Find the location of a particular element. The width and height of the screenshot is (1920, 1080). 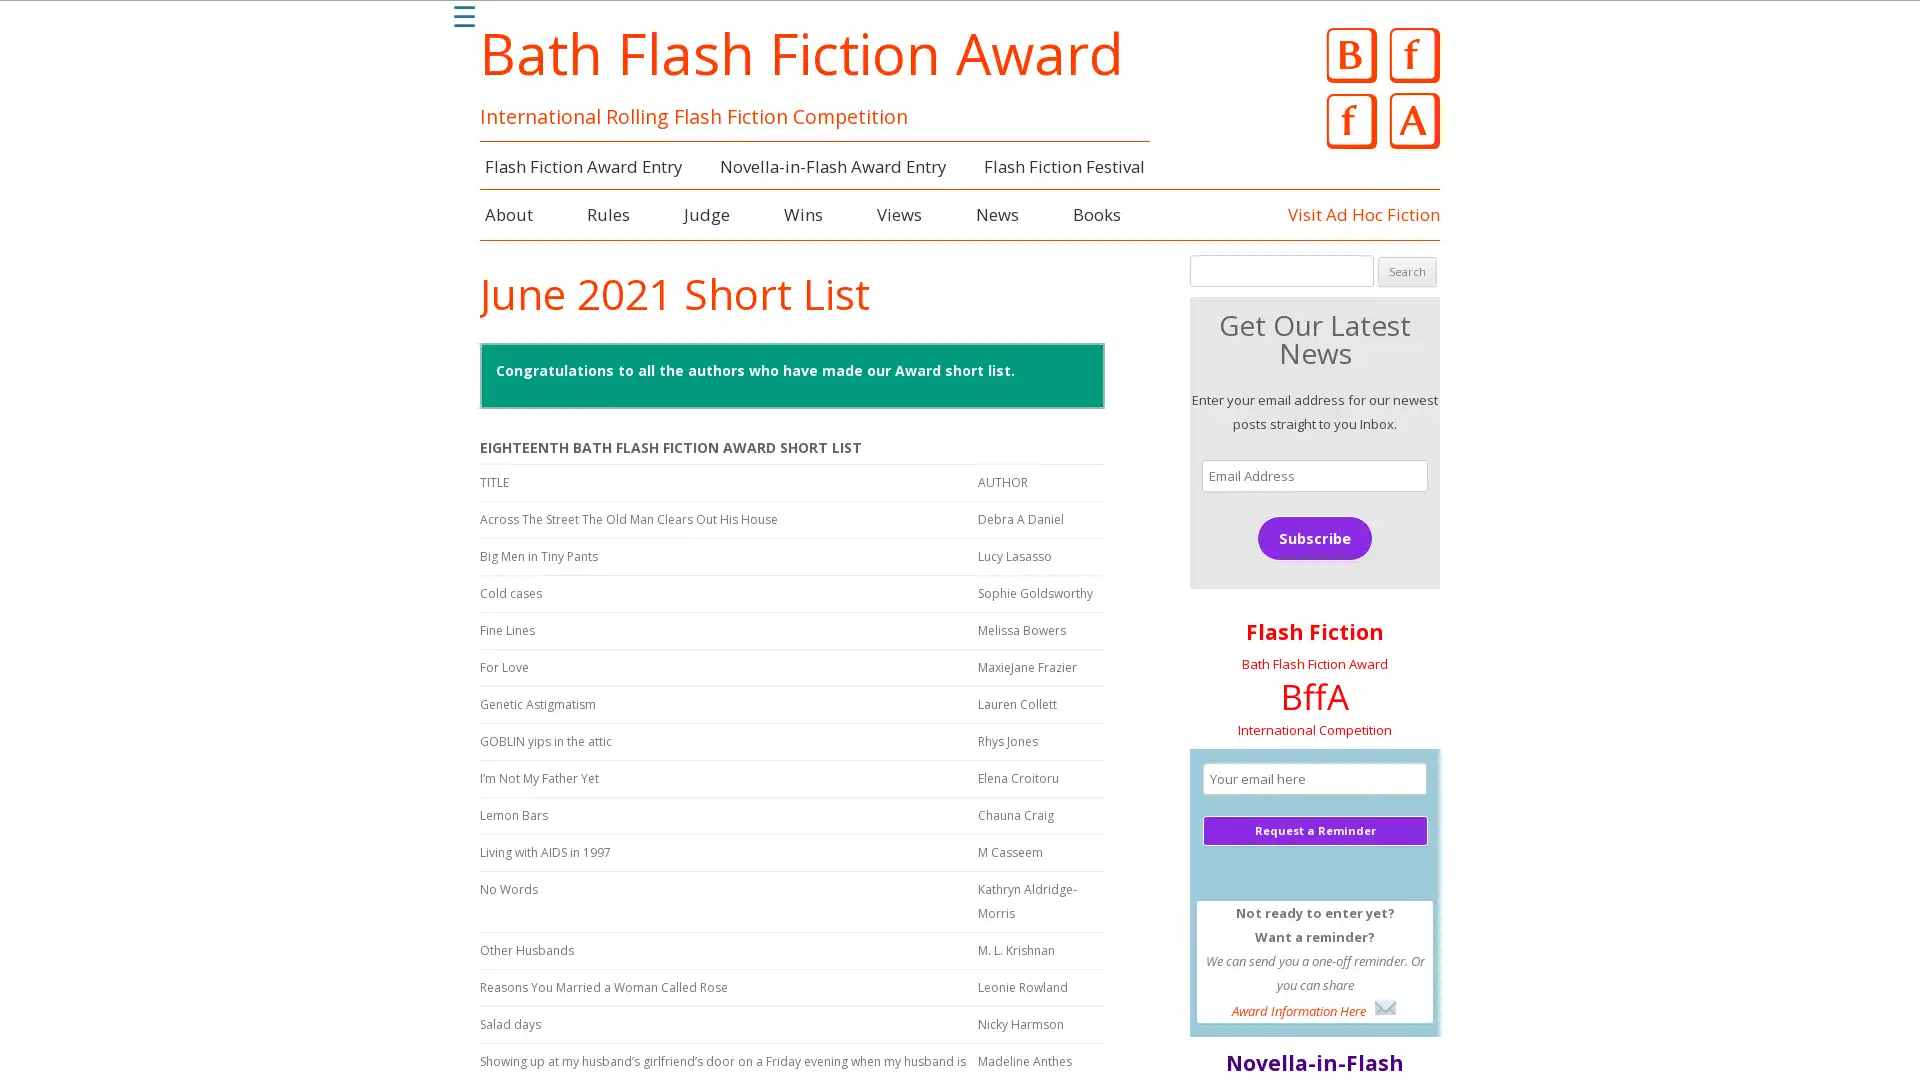

Subscribe is located at coordinates (1314, 536).